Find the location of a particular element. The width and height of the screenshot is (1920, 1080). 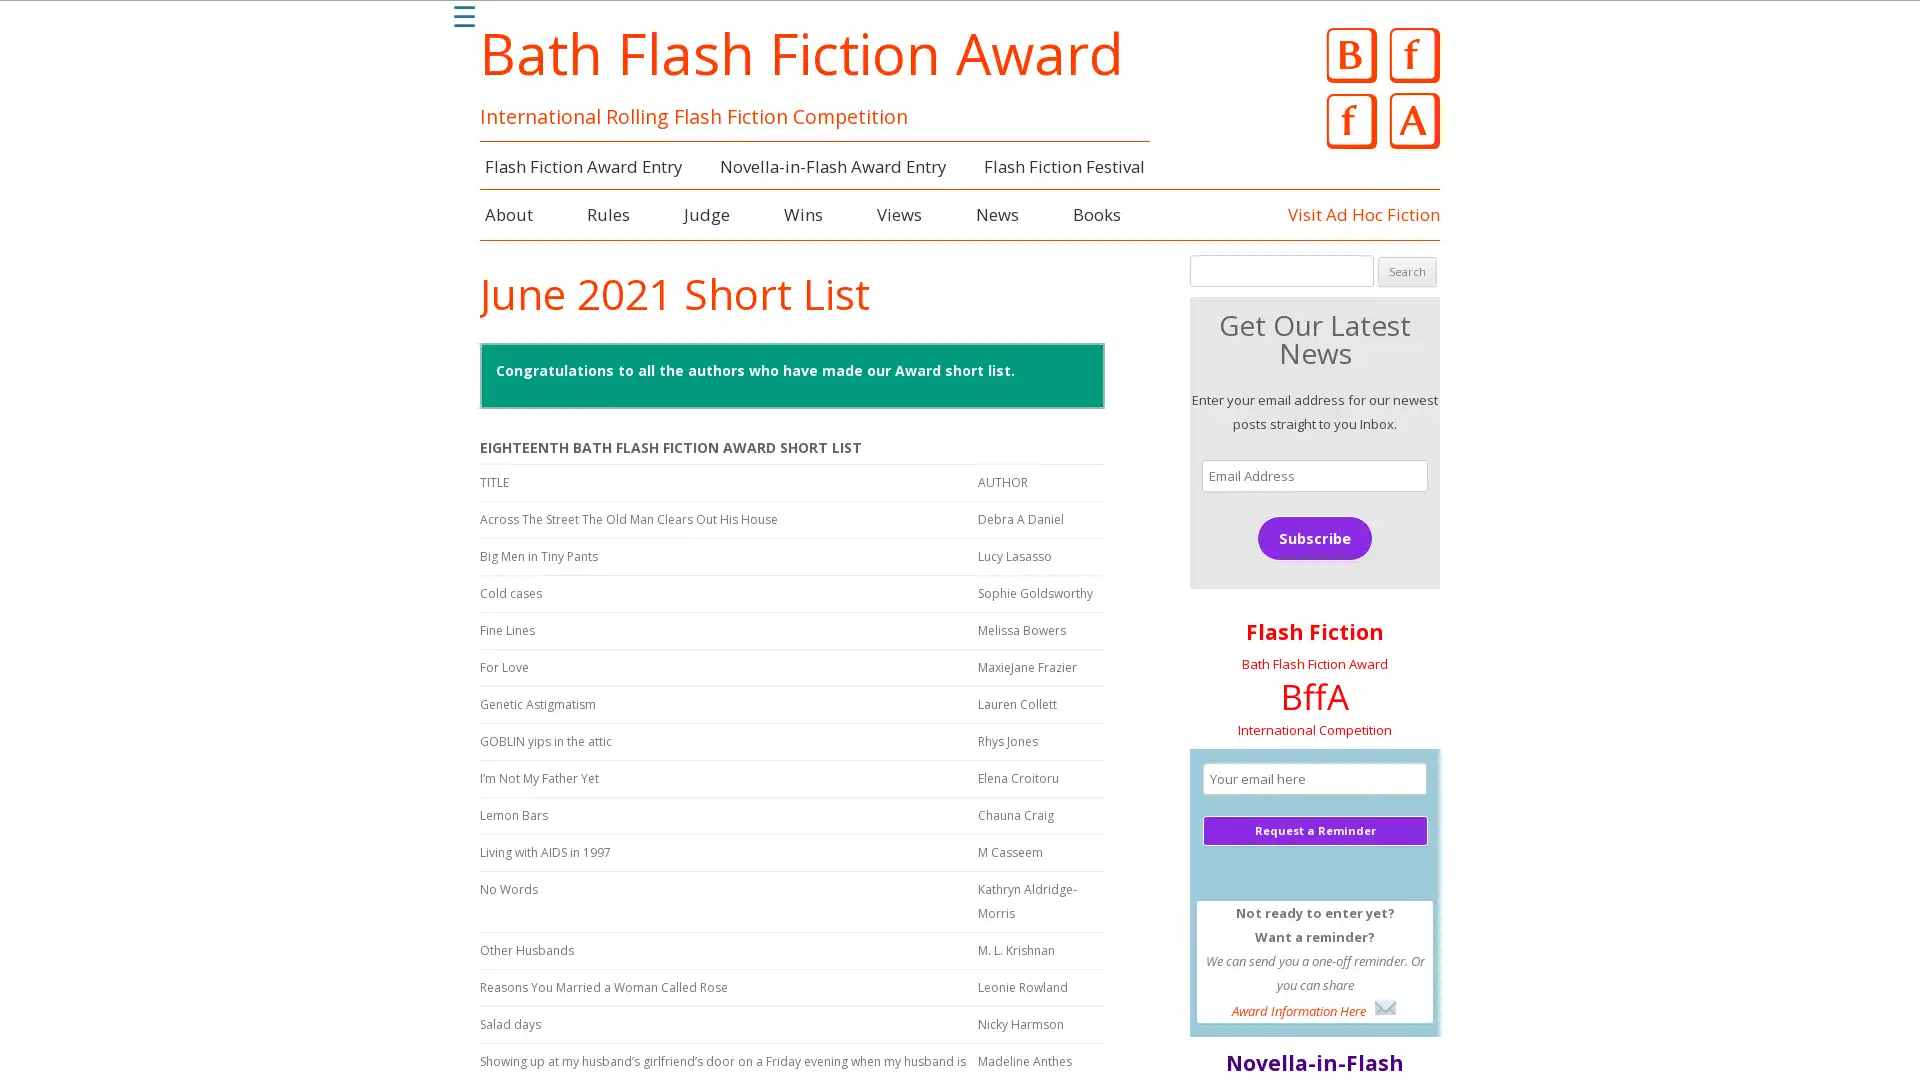

Subscribe is located at coordinates (1314, 536).